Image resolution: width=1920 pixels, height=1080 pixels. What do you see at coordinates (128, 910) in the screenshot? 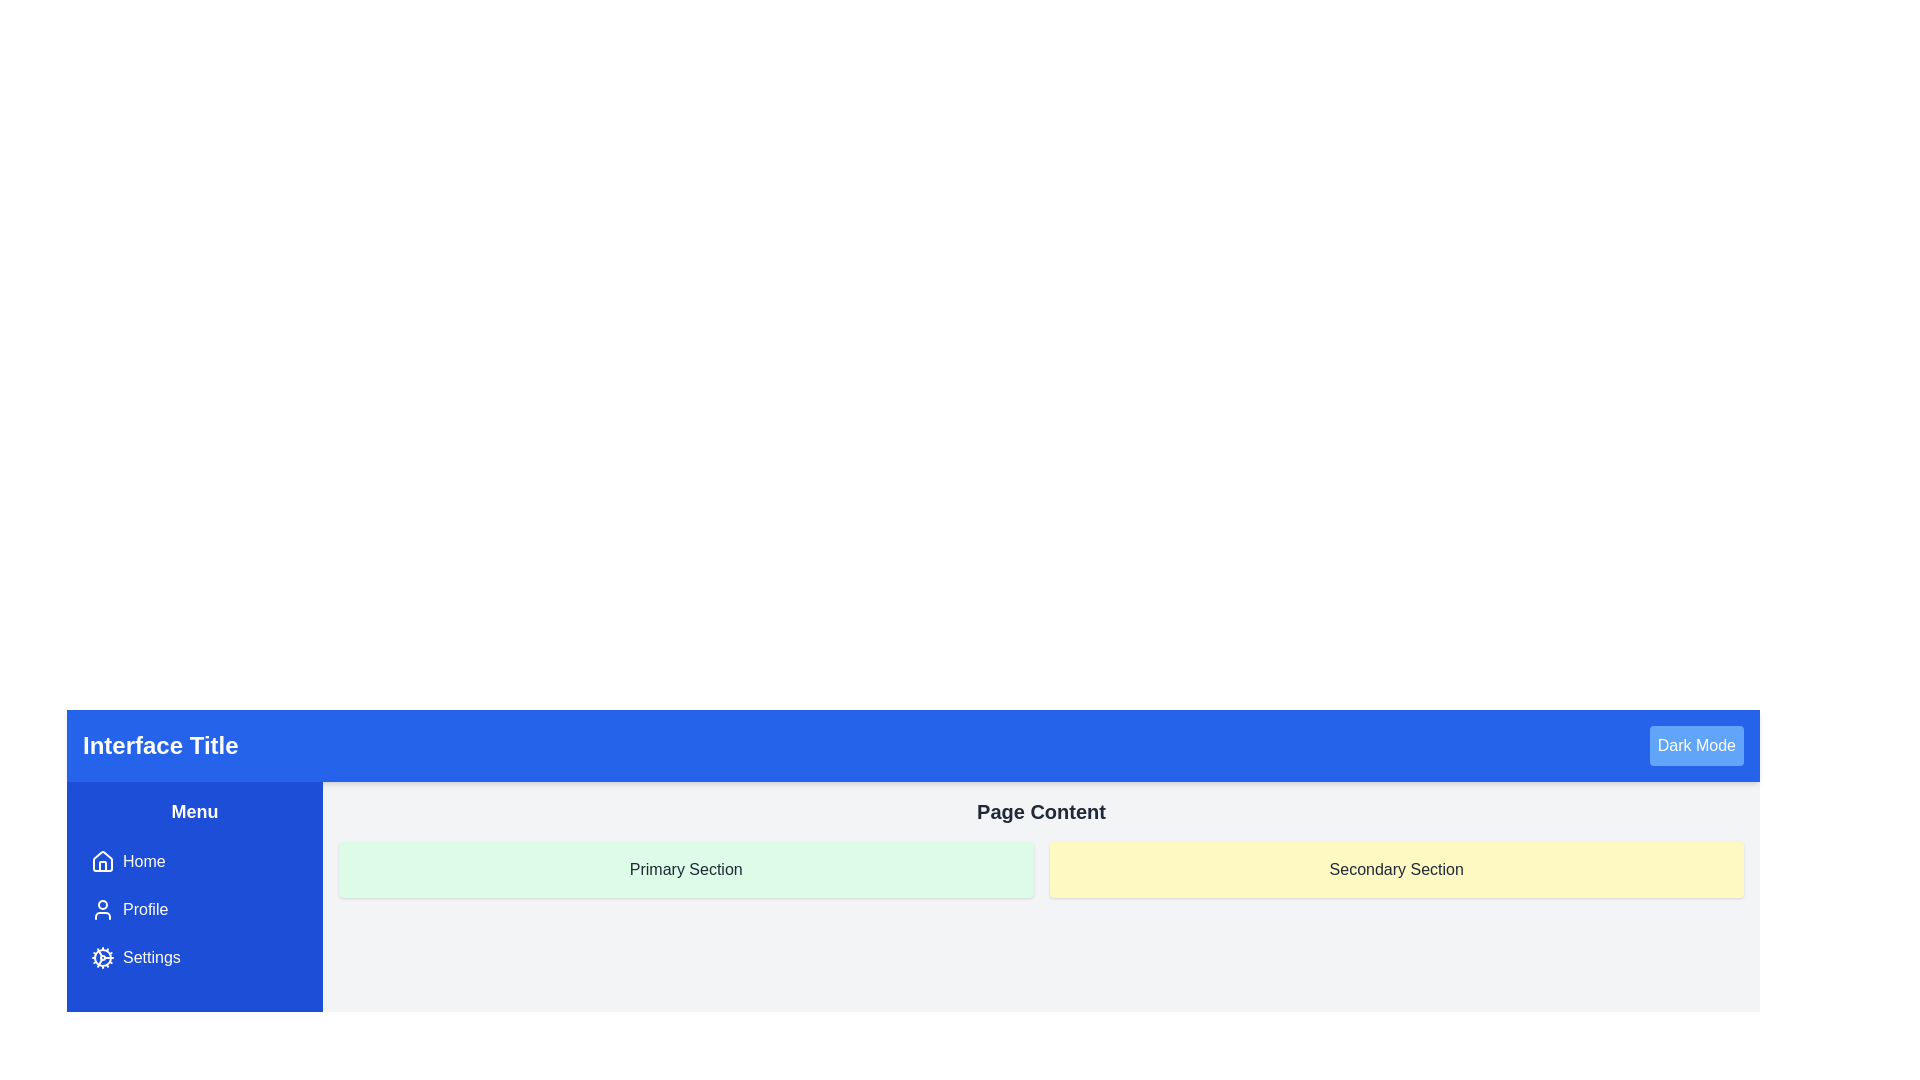
I see `the 'Profile' button` at bounding box center [128, 910].